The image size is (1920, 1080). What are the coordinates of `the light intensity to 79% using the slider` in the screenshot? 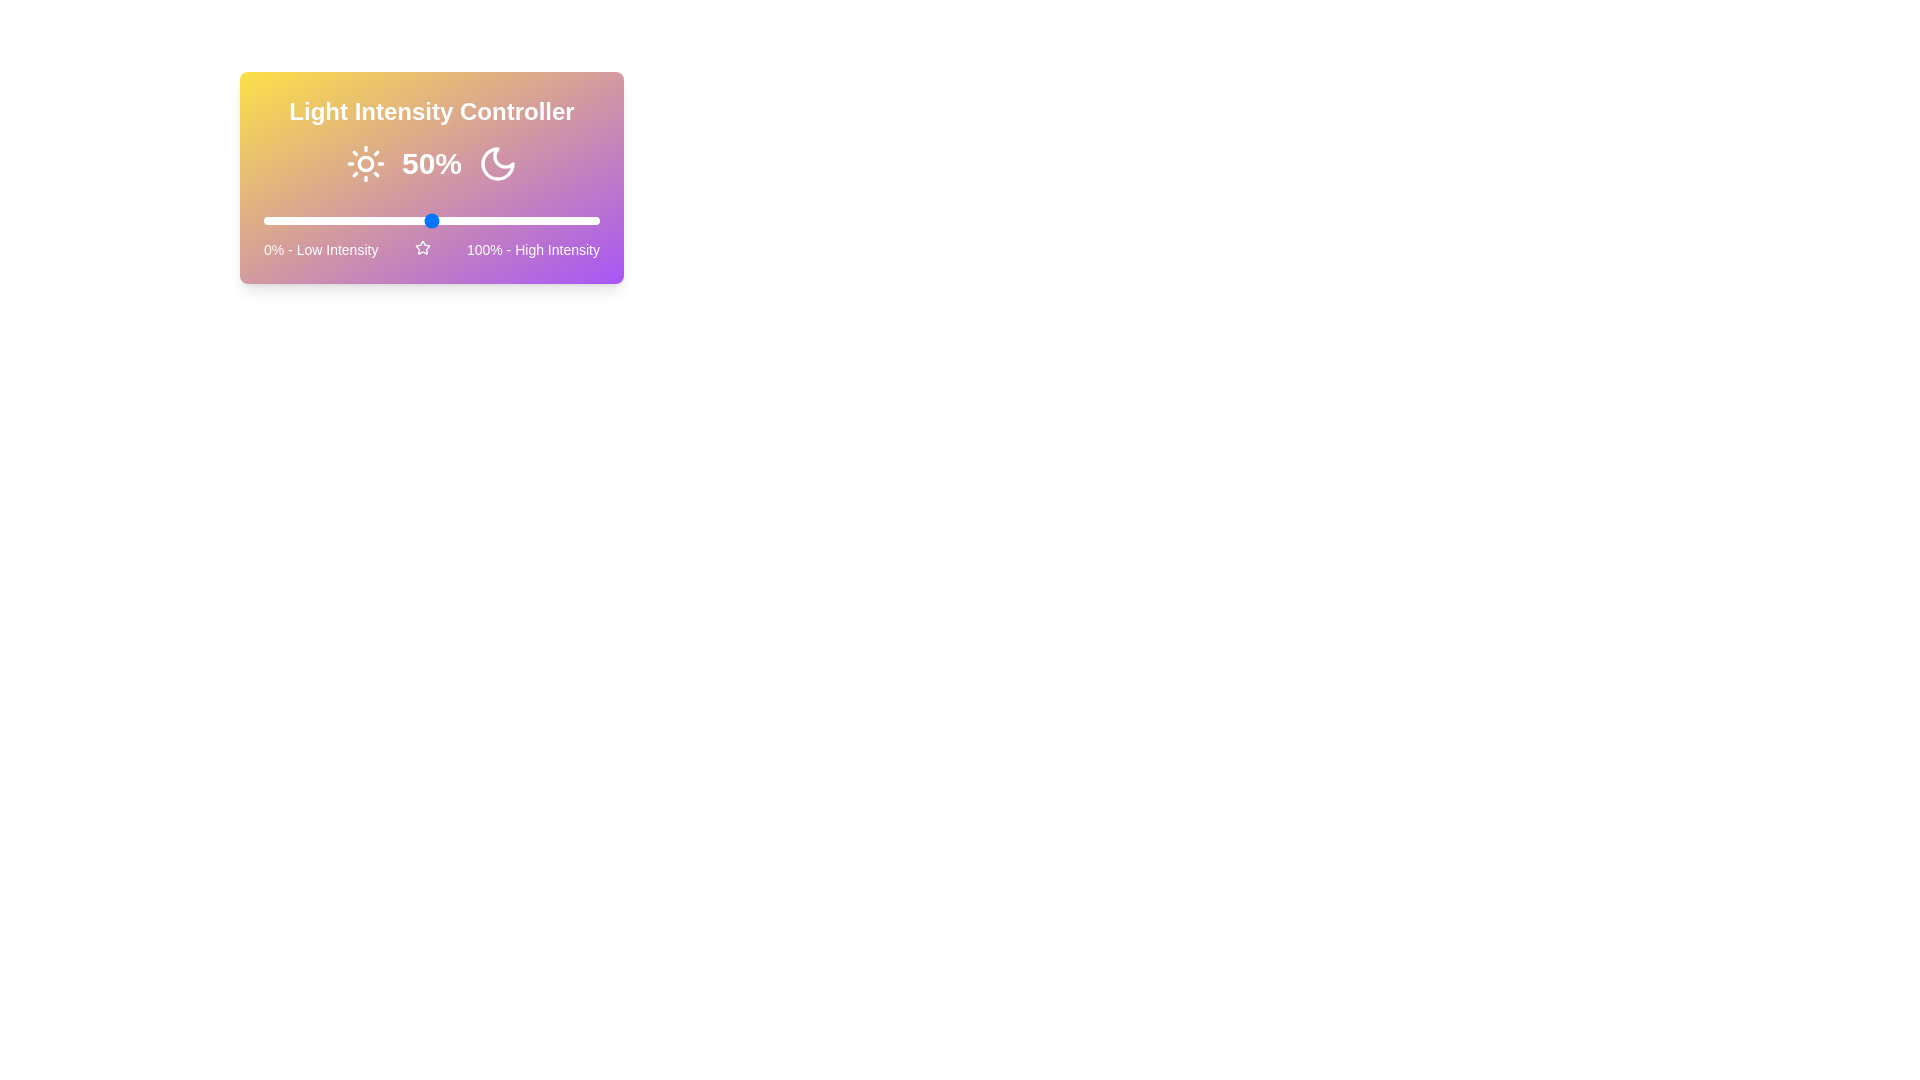 It's located at (529, 220).